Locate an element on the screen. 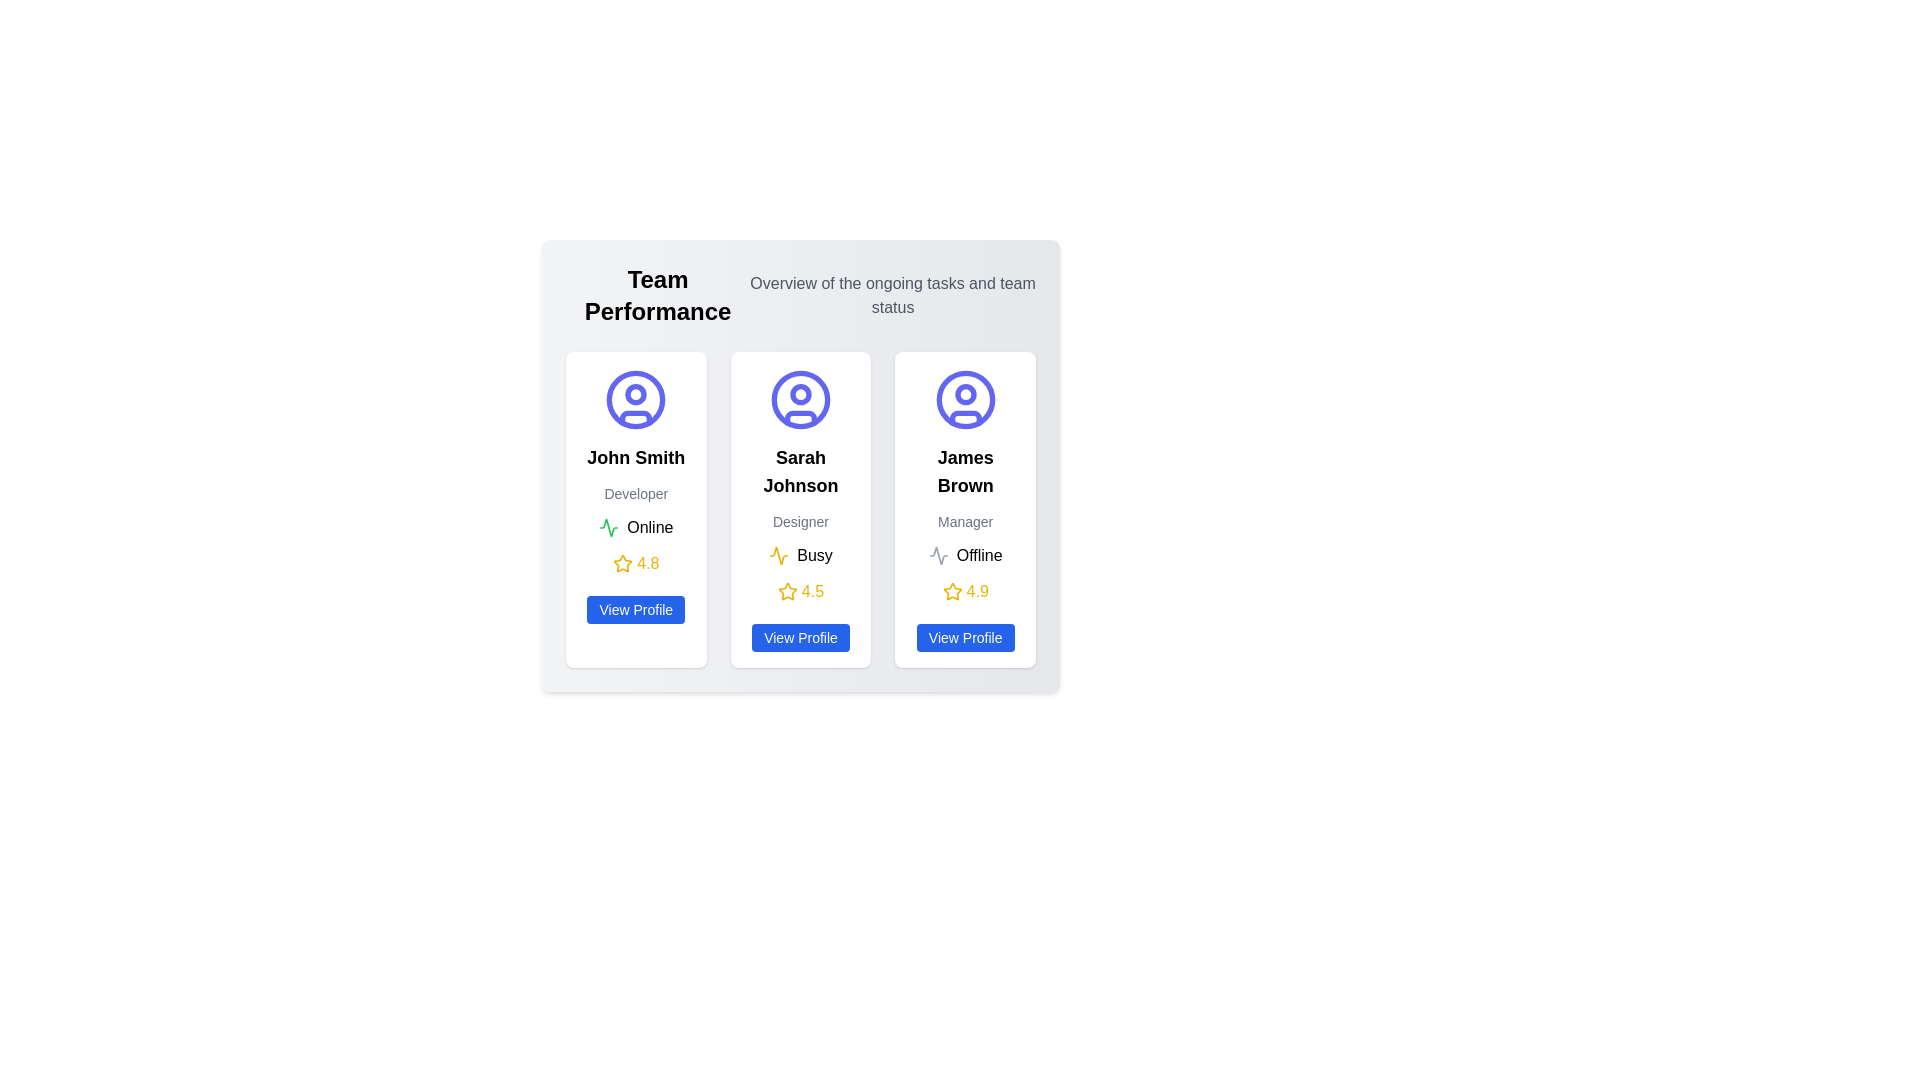 This screenshot has height=1080, width=1920. the text label providing descriptive information next to the 'Team Performance' heading is located at coordinates (892, 296).